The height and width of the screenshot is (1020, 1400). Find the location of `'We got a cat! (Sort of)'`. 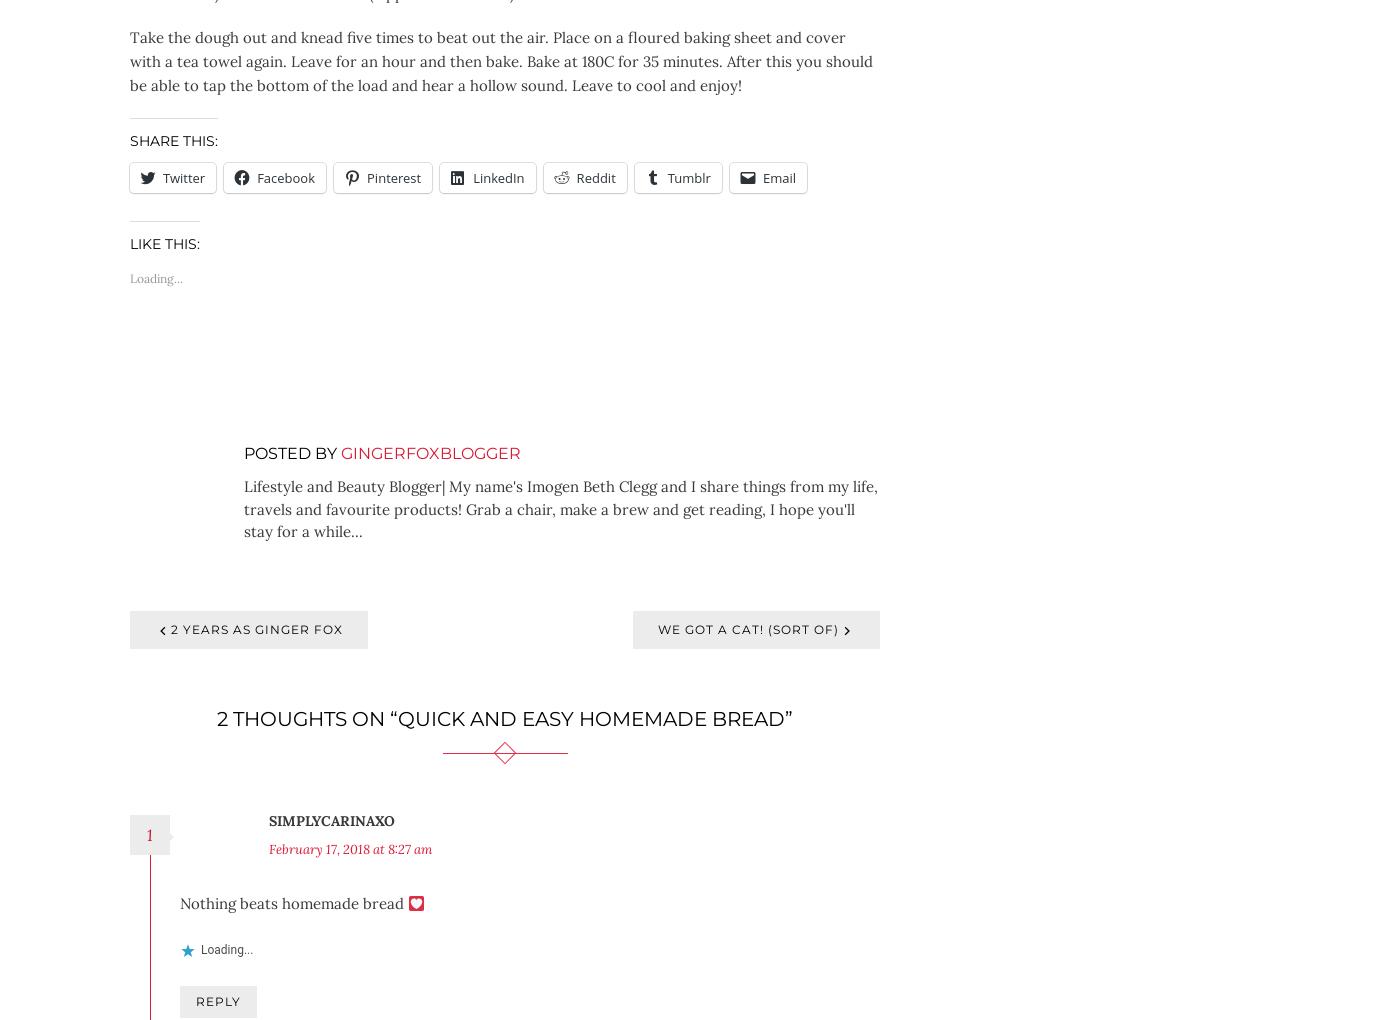

'We got a cat! (Sort of)' is located at coordinates (748, 628).